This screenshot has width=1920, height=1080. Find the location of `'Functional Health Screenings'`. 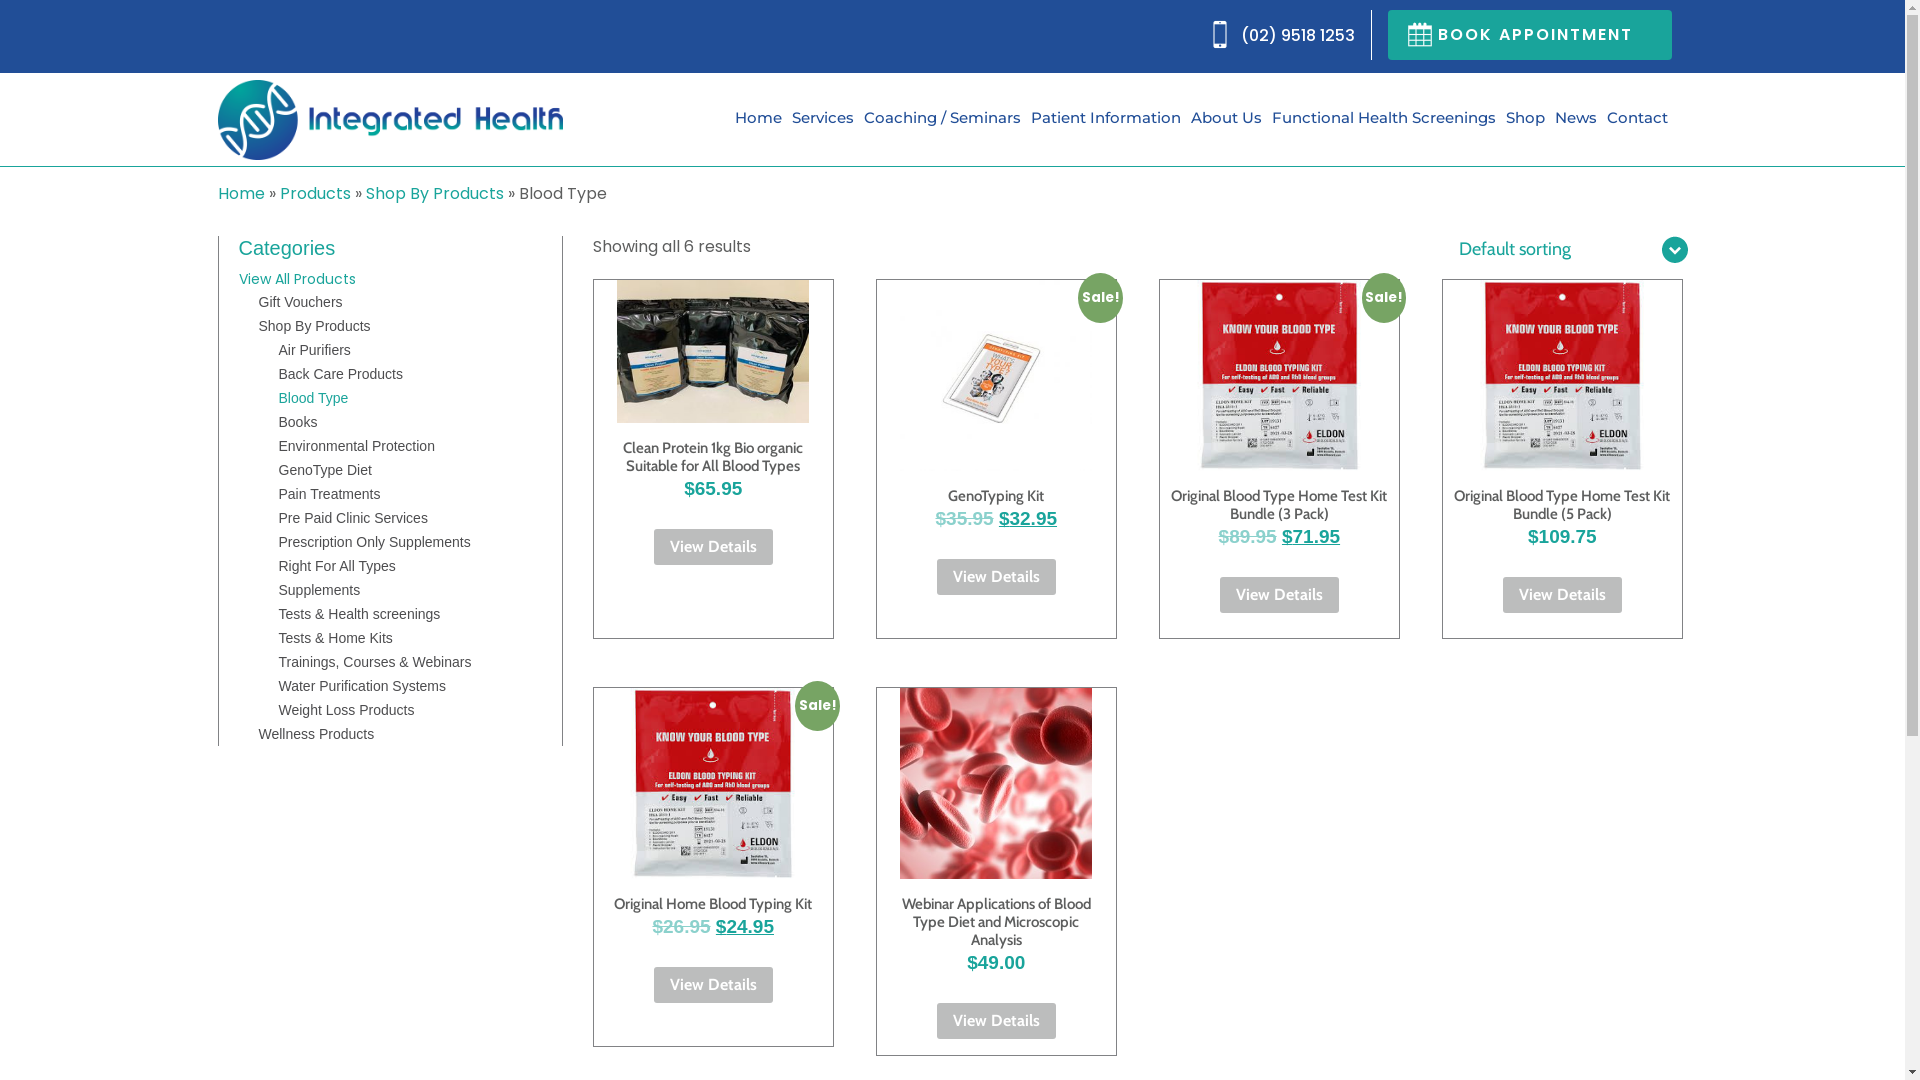

'Functional Health Screenings' is located at coordinates (1382, 118).